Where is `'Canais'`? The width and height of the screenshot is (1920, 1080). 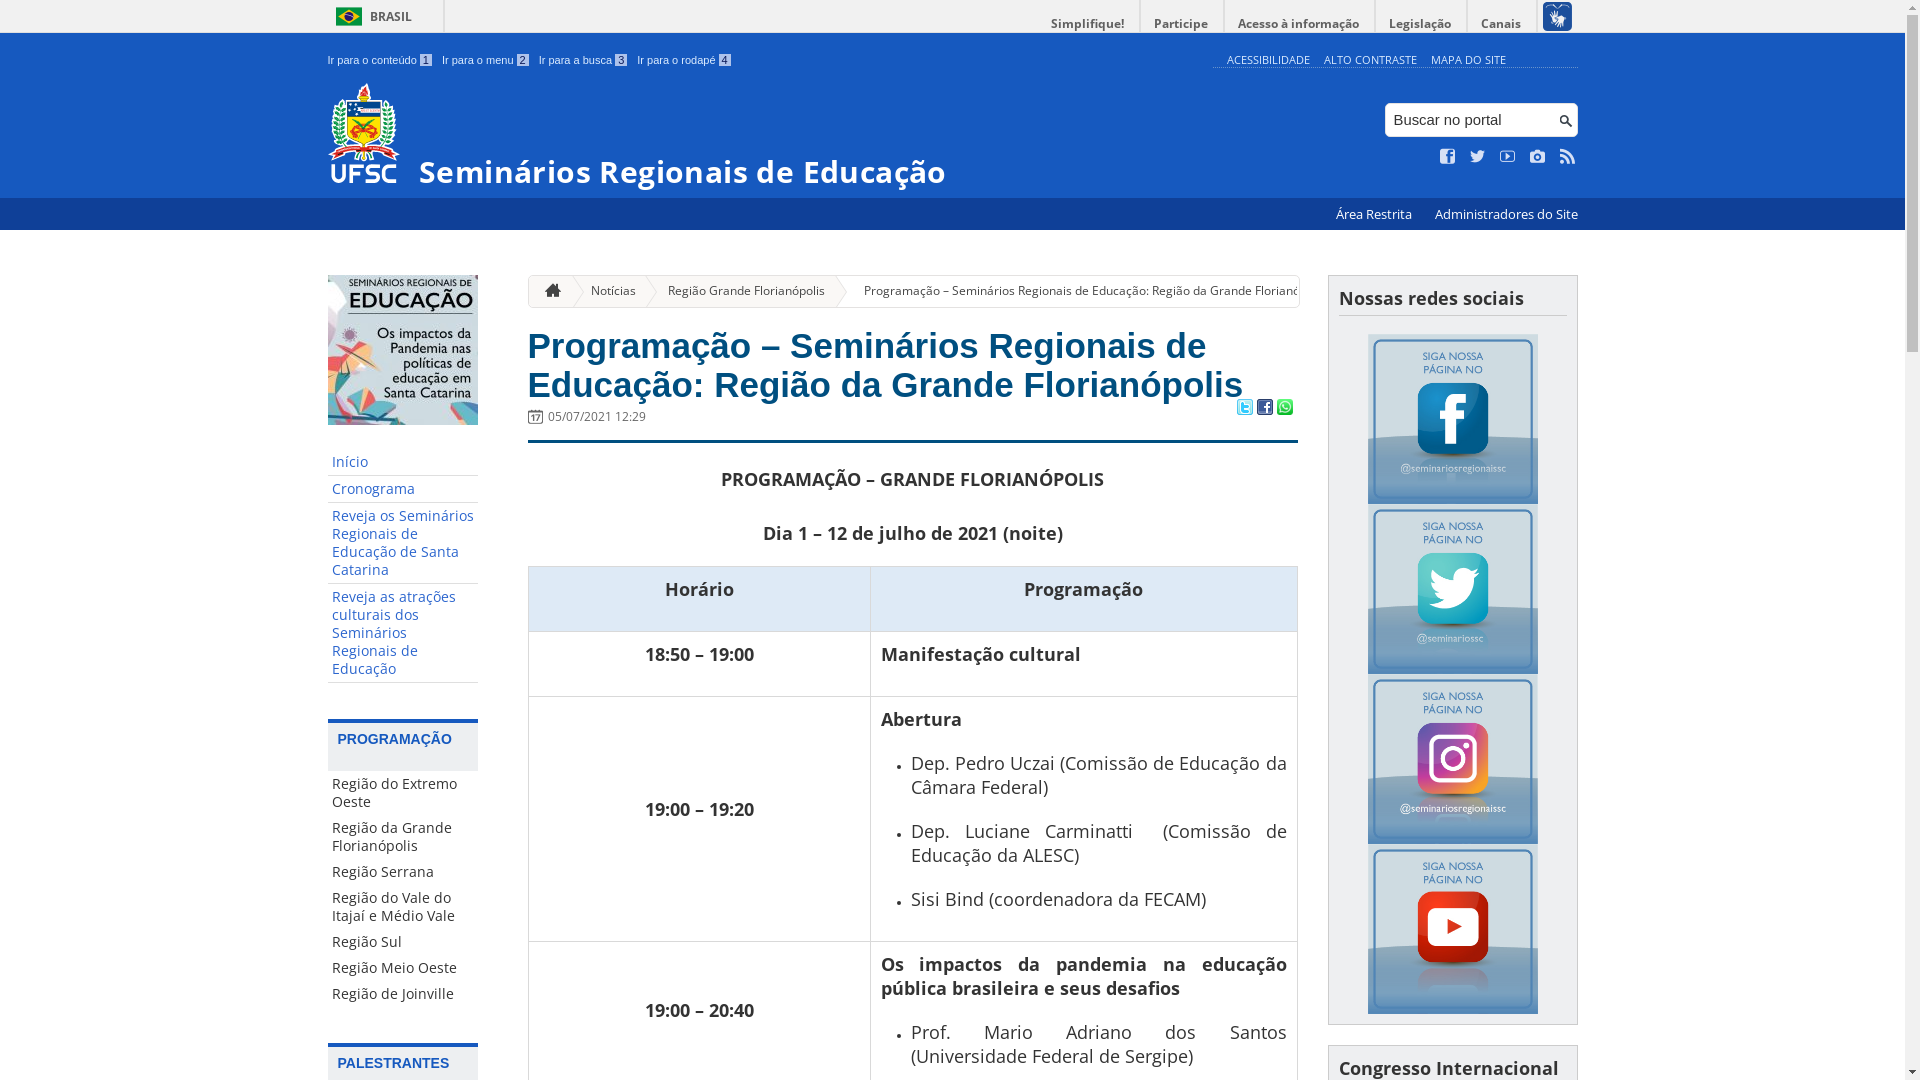 'Canais' is located at coordinates (1502, 23).